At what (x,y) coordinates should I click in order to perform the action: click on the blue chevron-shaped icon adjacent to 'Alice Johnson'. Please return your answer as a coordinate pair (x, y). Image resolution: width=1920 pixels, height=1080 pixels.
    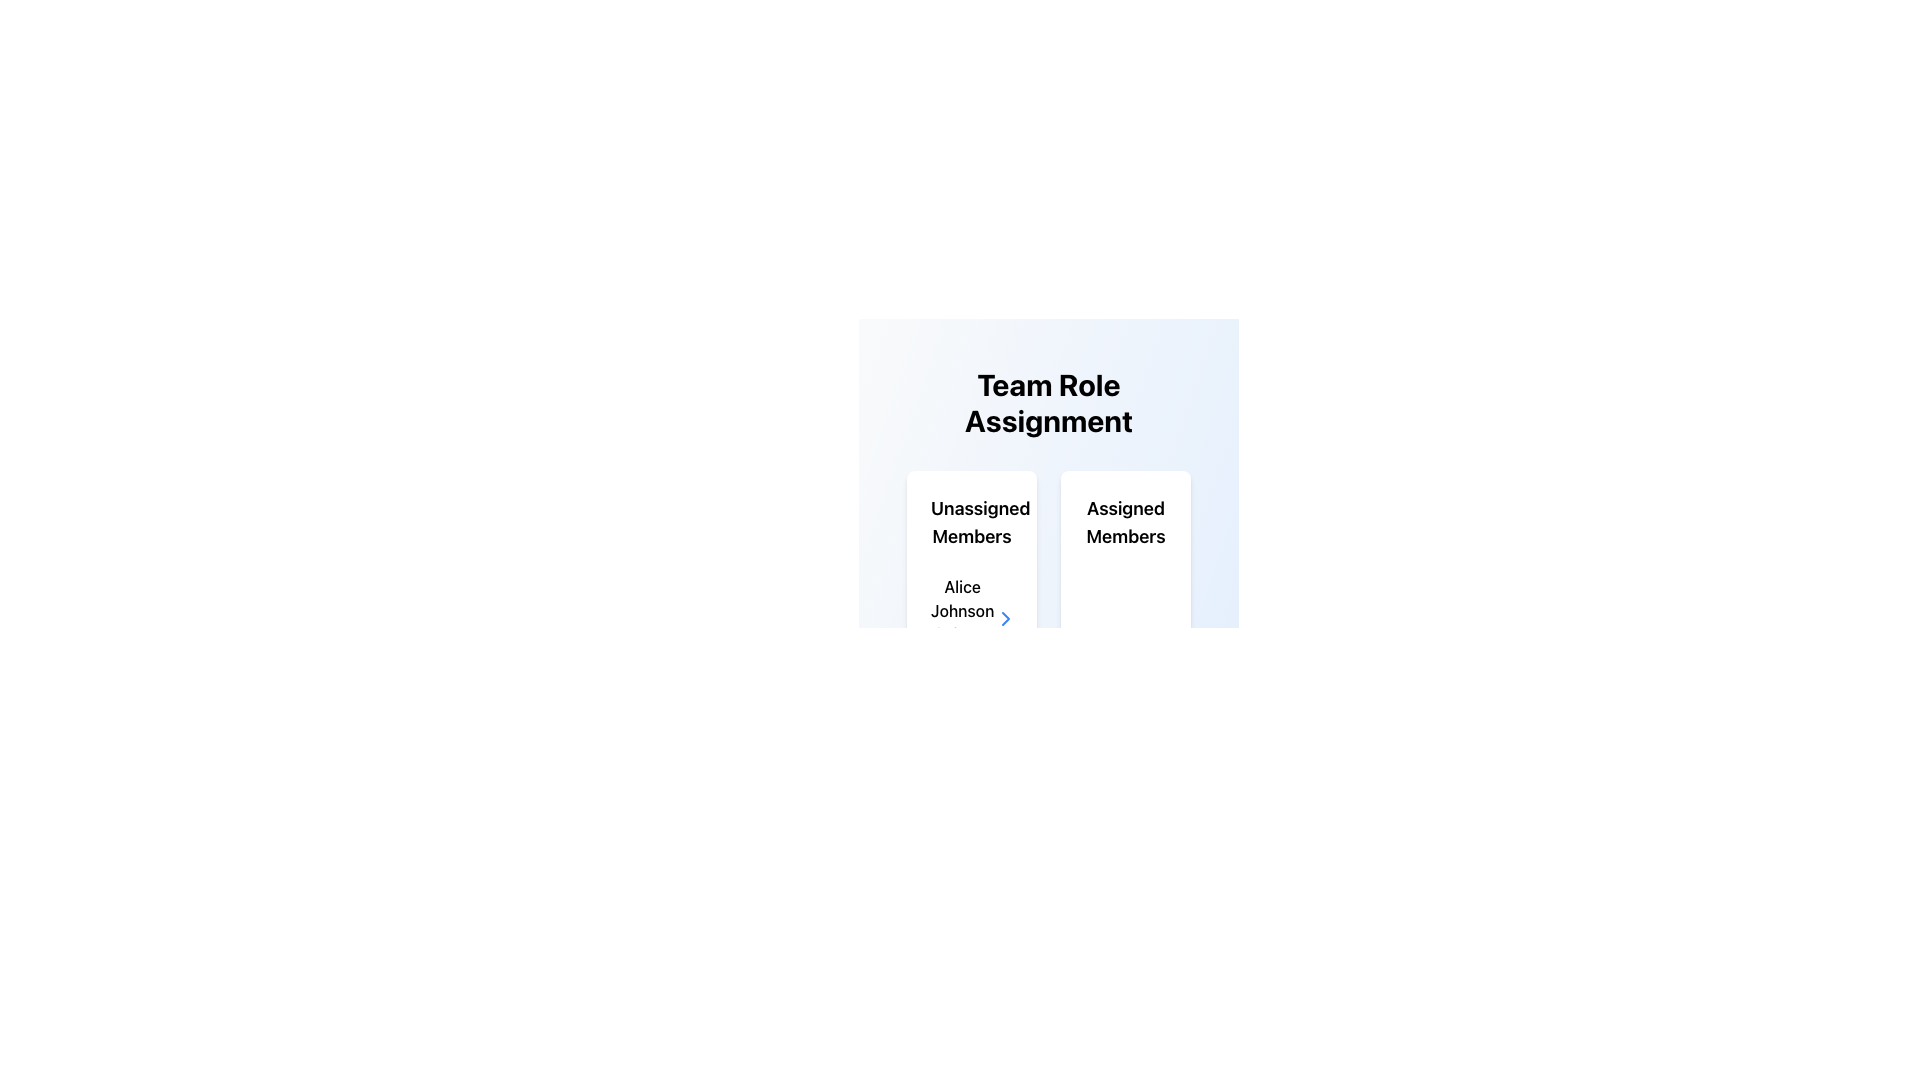
    Looking at the image, I should click on (1006, 617).